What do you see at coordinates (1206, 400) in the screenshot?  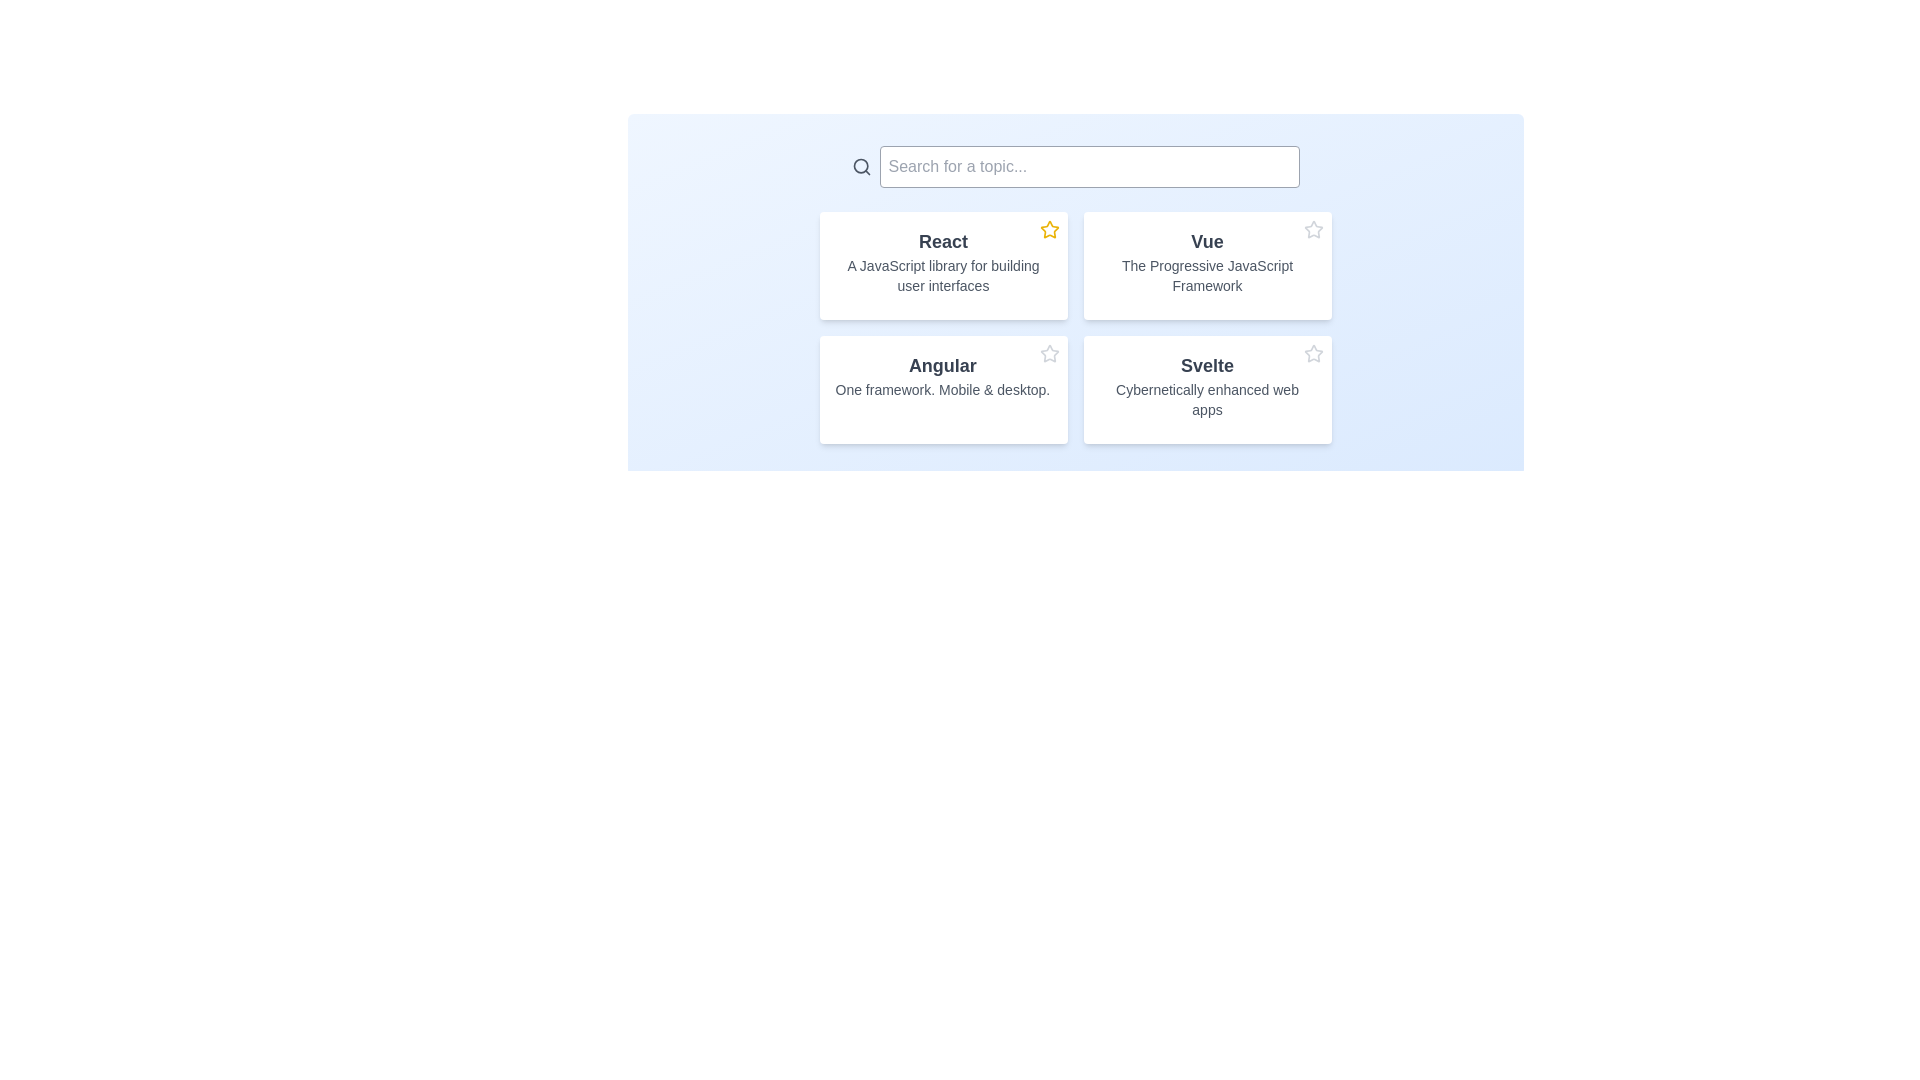 I see `descriptive subtitle text component located beneath the bold title text 'Svelte', which provides additional information about the Svelte framework` at bounding box center [1206, 400].